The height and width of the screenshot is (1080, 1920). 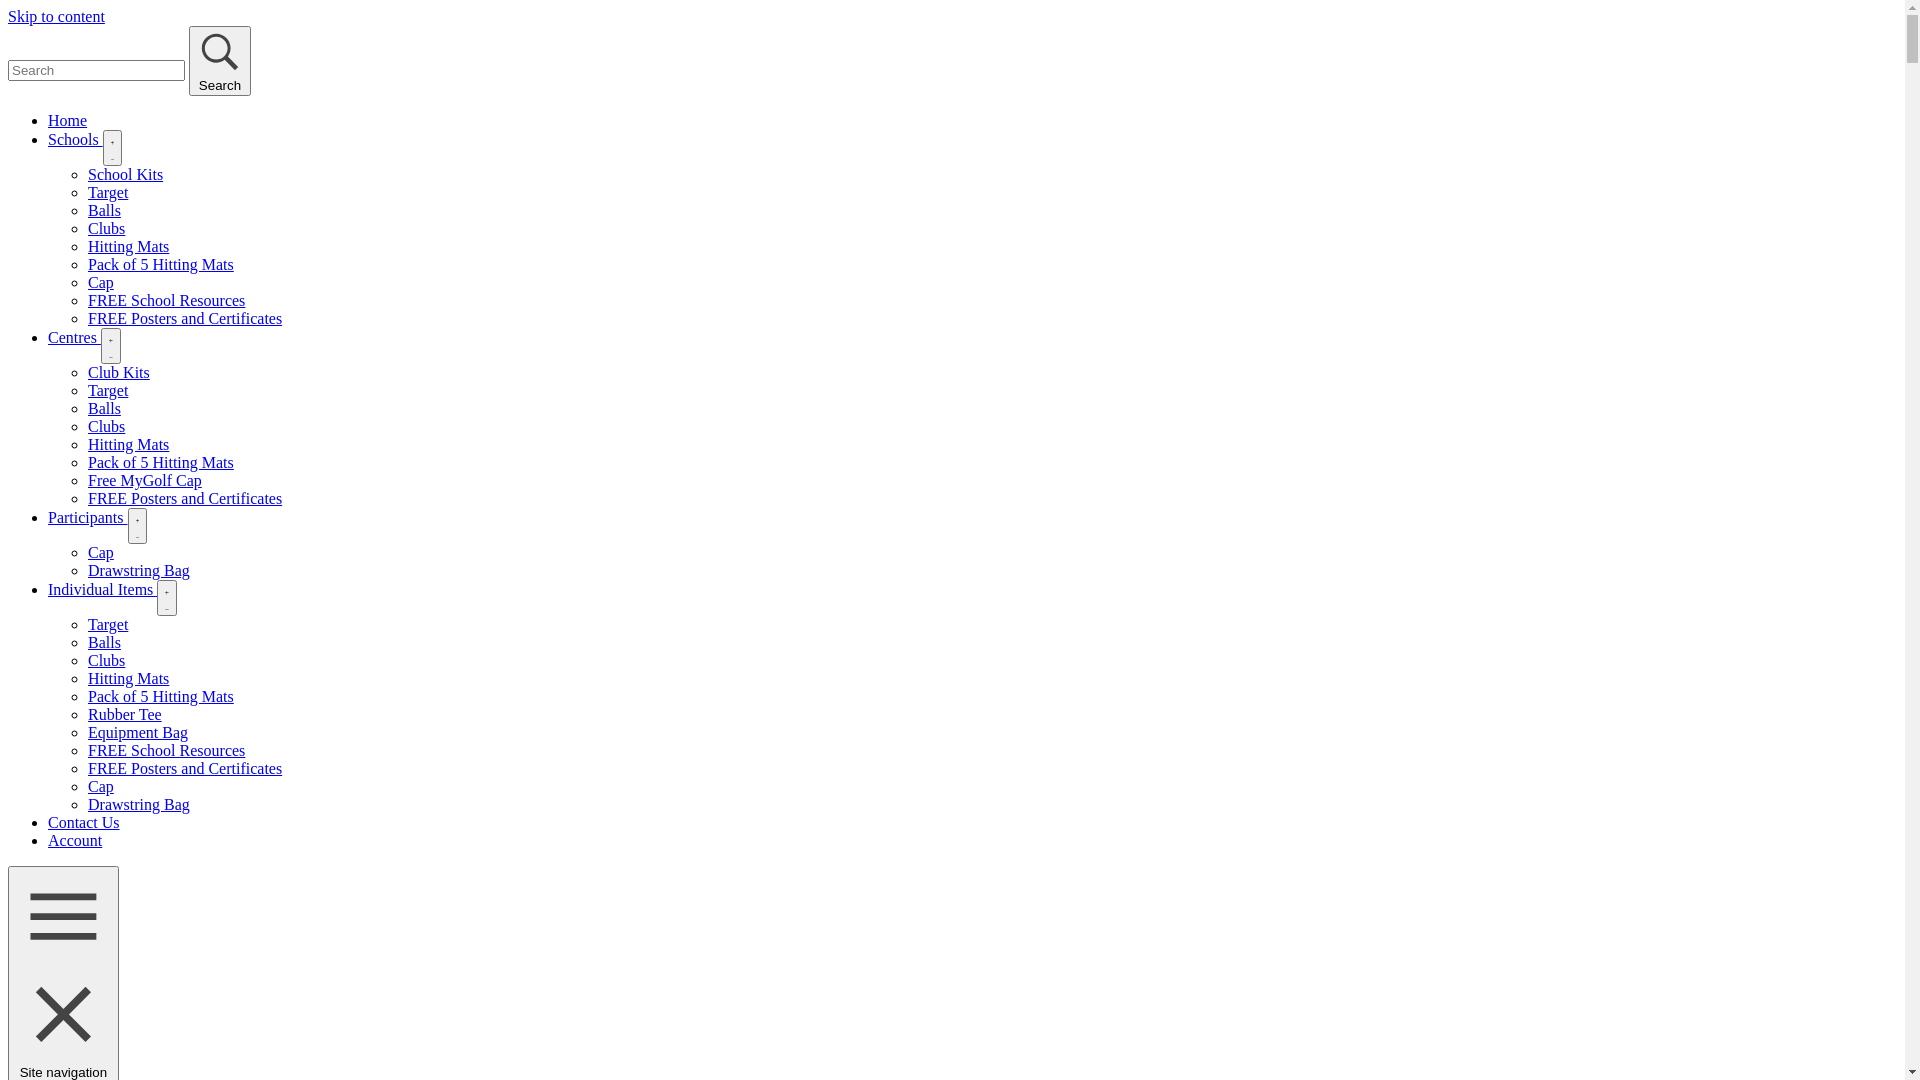 What do you see at coordinates (86, 480) in the screenshot?
I see `'Free MyGolf Cap'` at bounding box center [86, 480].